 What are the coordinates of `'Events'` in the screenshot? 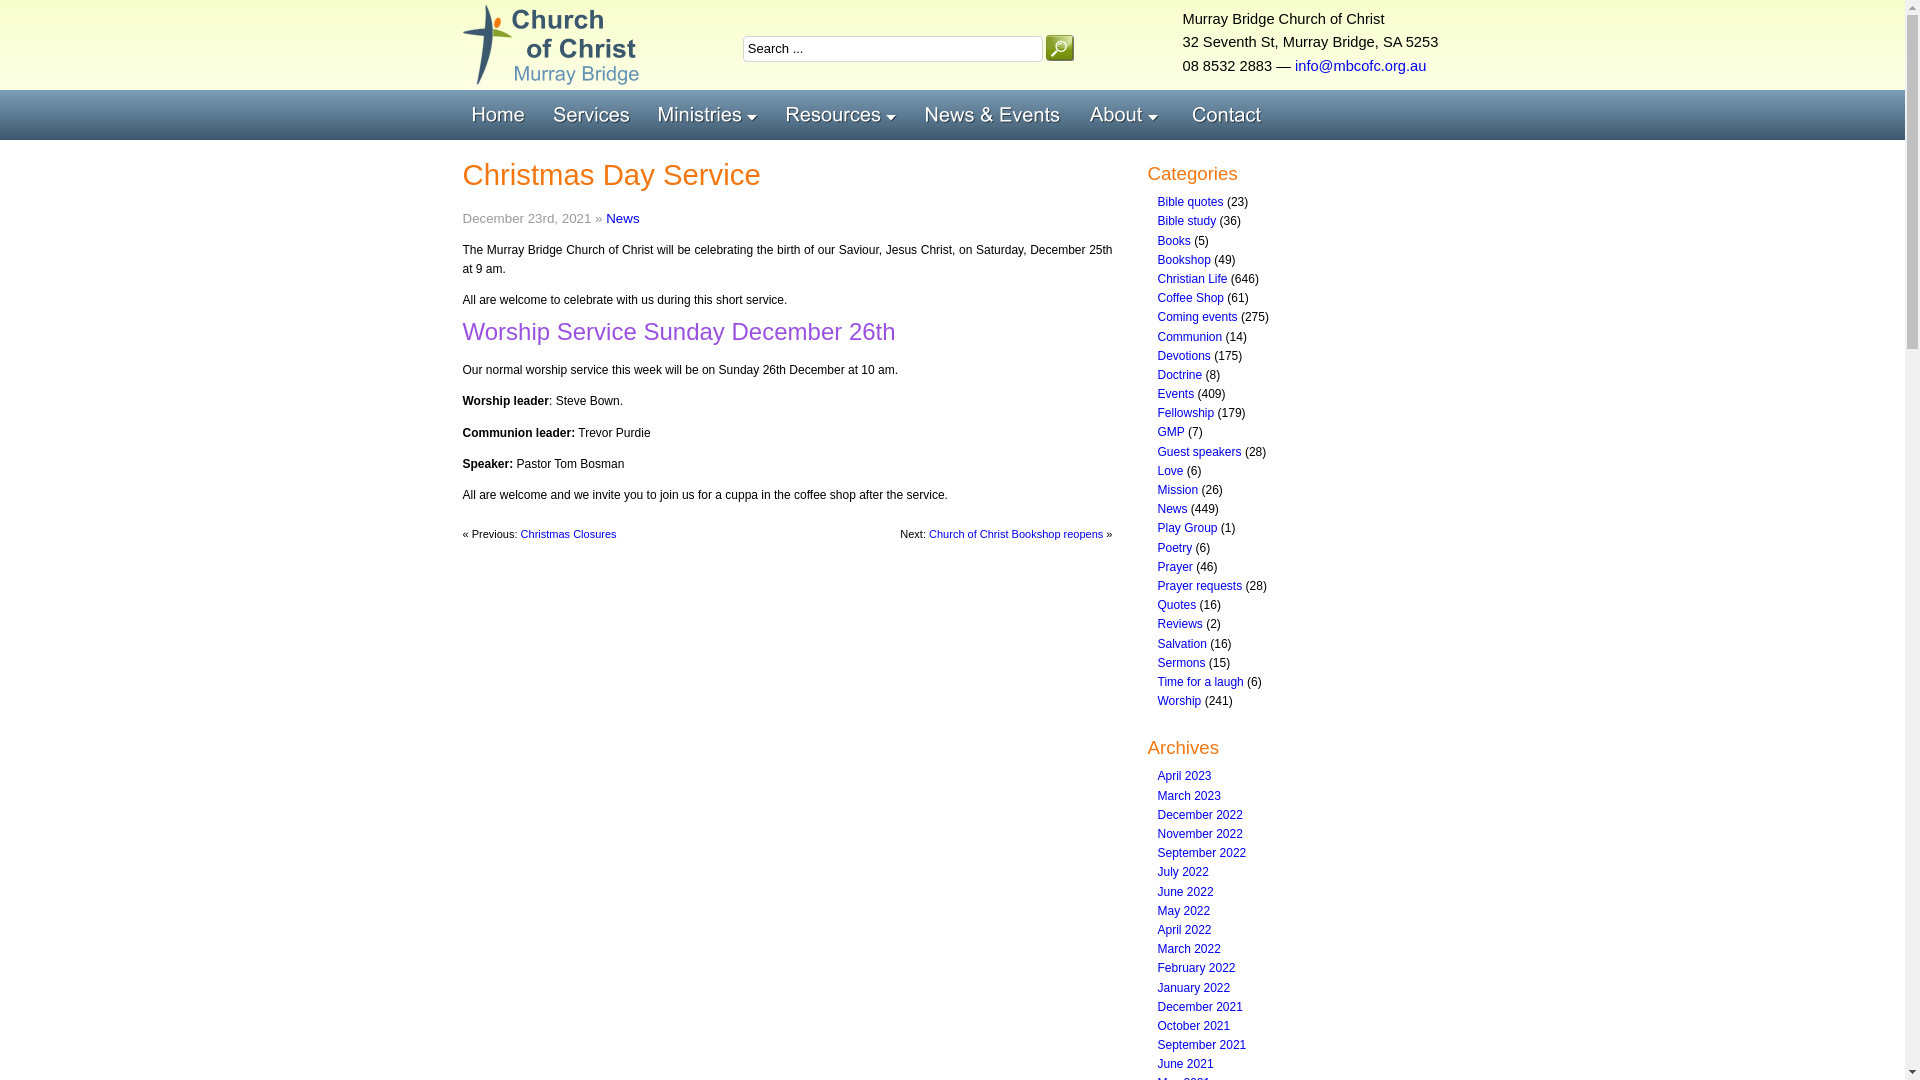 It's located at (1176, 393).